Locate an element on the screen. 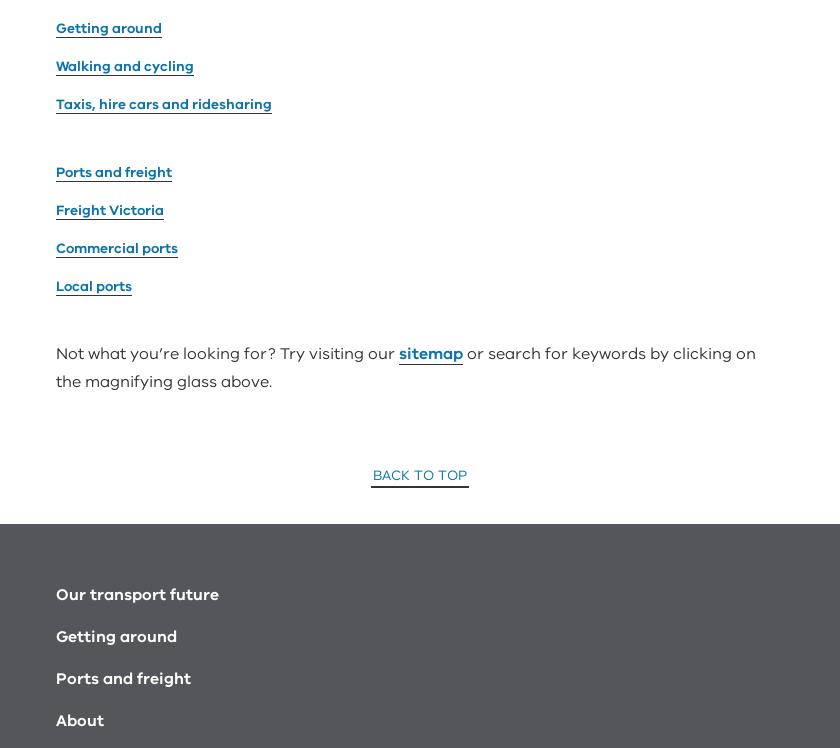  'Our transport future' is located at coordinates (56, 365).